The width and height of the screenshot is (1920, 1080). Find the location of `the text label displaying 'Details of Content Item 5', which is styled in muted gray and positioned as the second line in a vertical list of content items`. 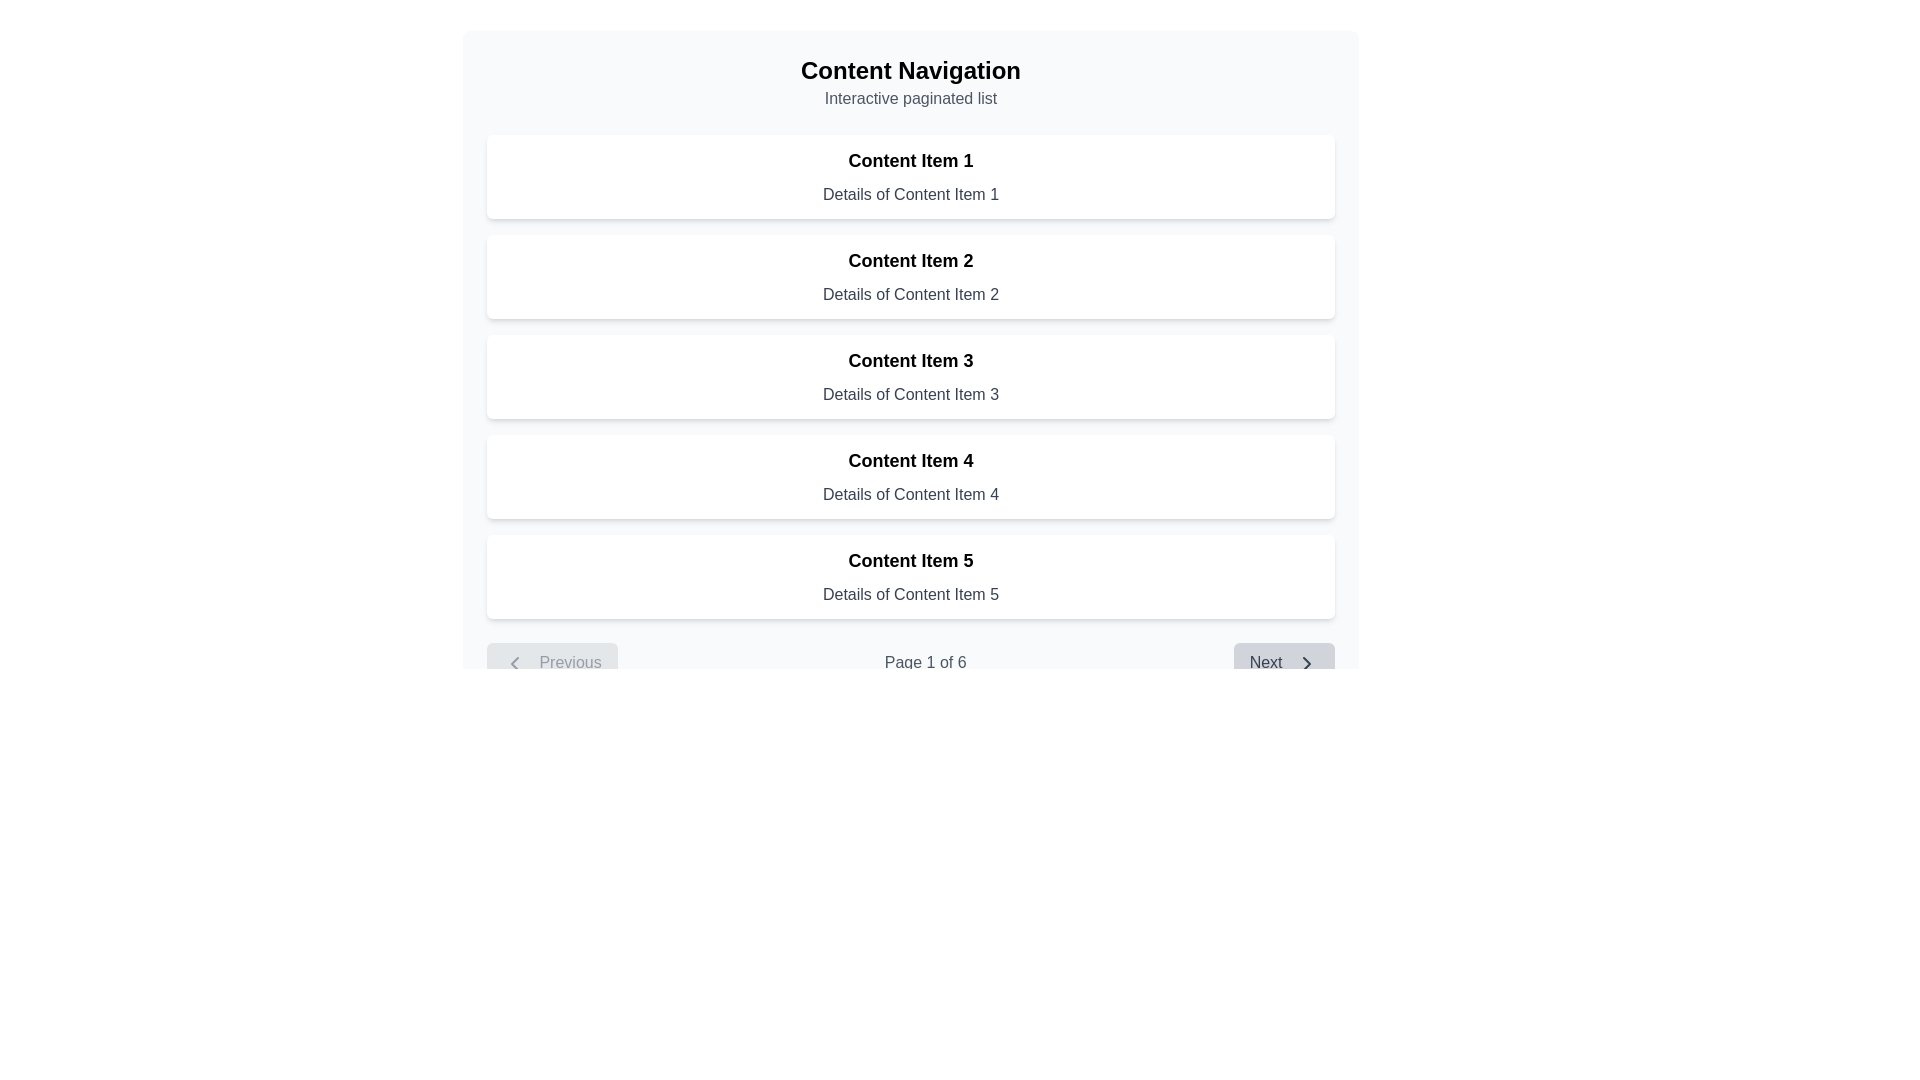

the text label displaying 'Details of Content Item 5', which is styled in muted gray and positioned as the second line in a vertical list of content items is located at coordinates (910, 593).